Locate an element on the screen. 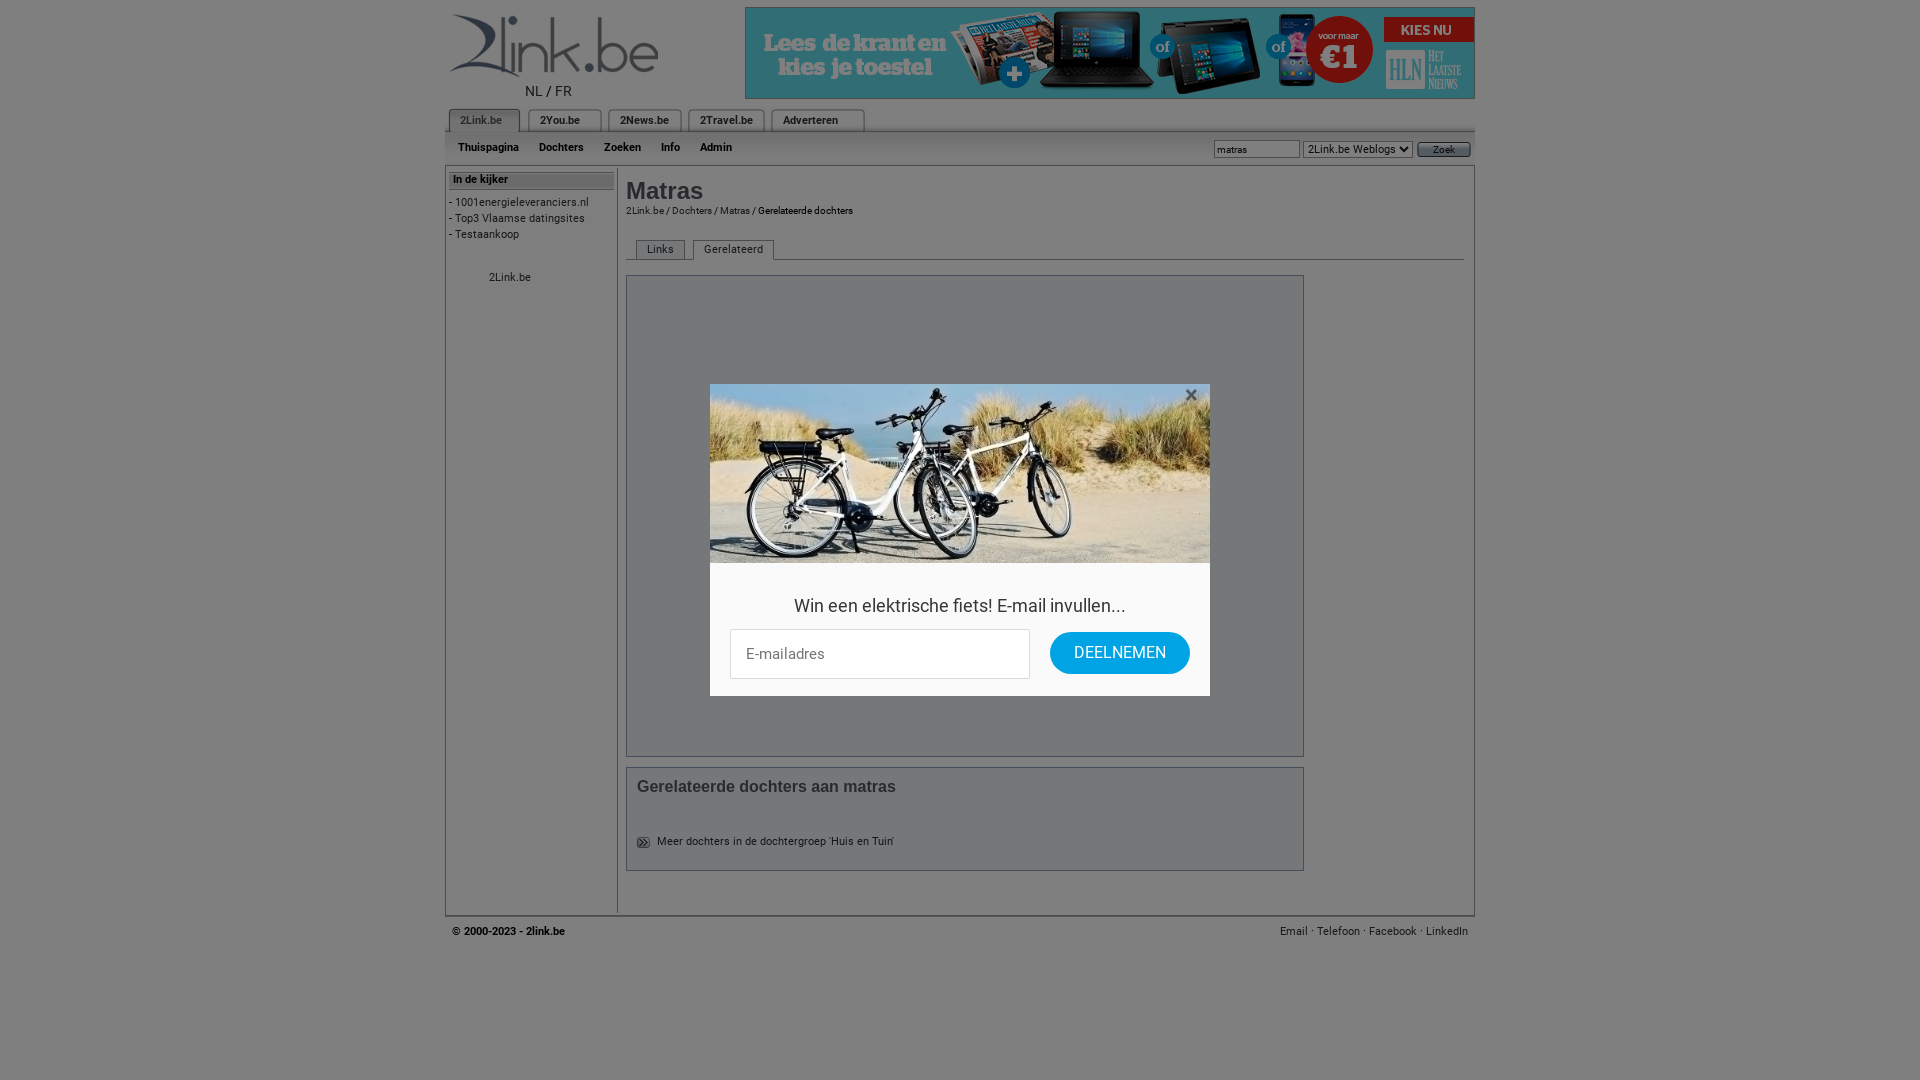 The width and height of the screenshot is (1920, 1080). 'Meer dochters in de dochtergroep 'Huis en Tuin'' is located at coordinates (774, 841).